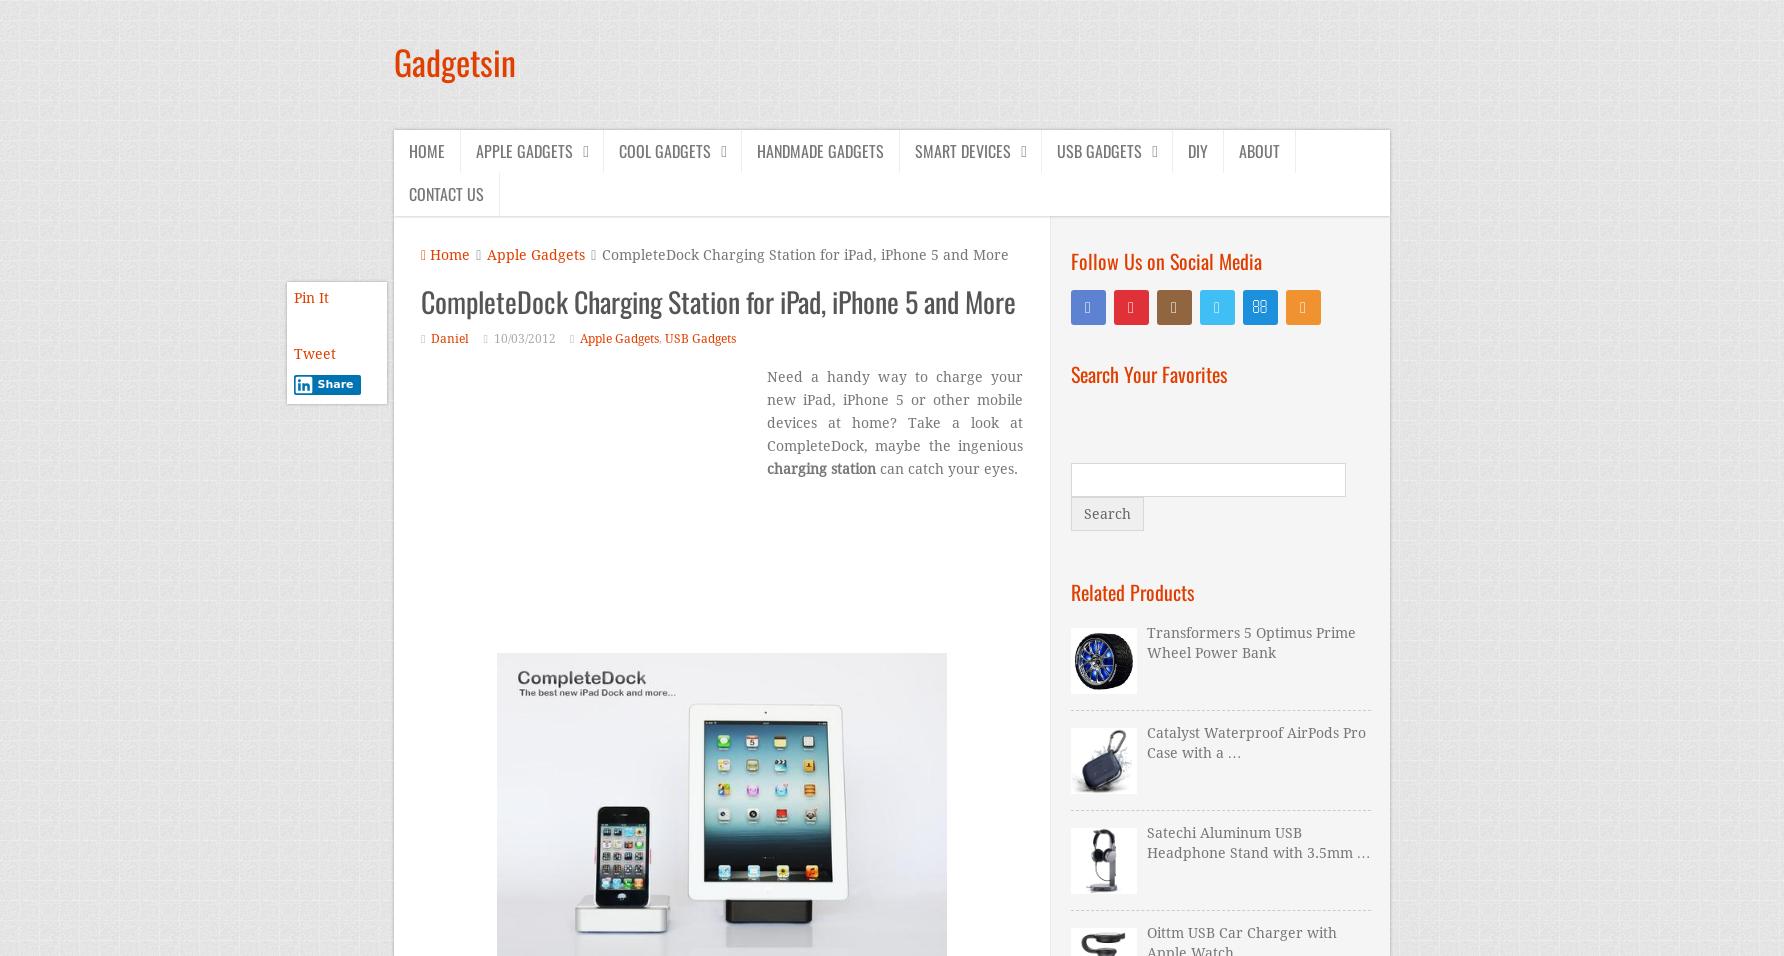 This screenshot has height=956, width=1784. Describe the element at coordinates (1257, 843) in the screenshot. I see `'Satechi Aluminum USB Headphone Stand with 3.5mm …'` at that location.